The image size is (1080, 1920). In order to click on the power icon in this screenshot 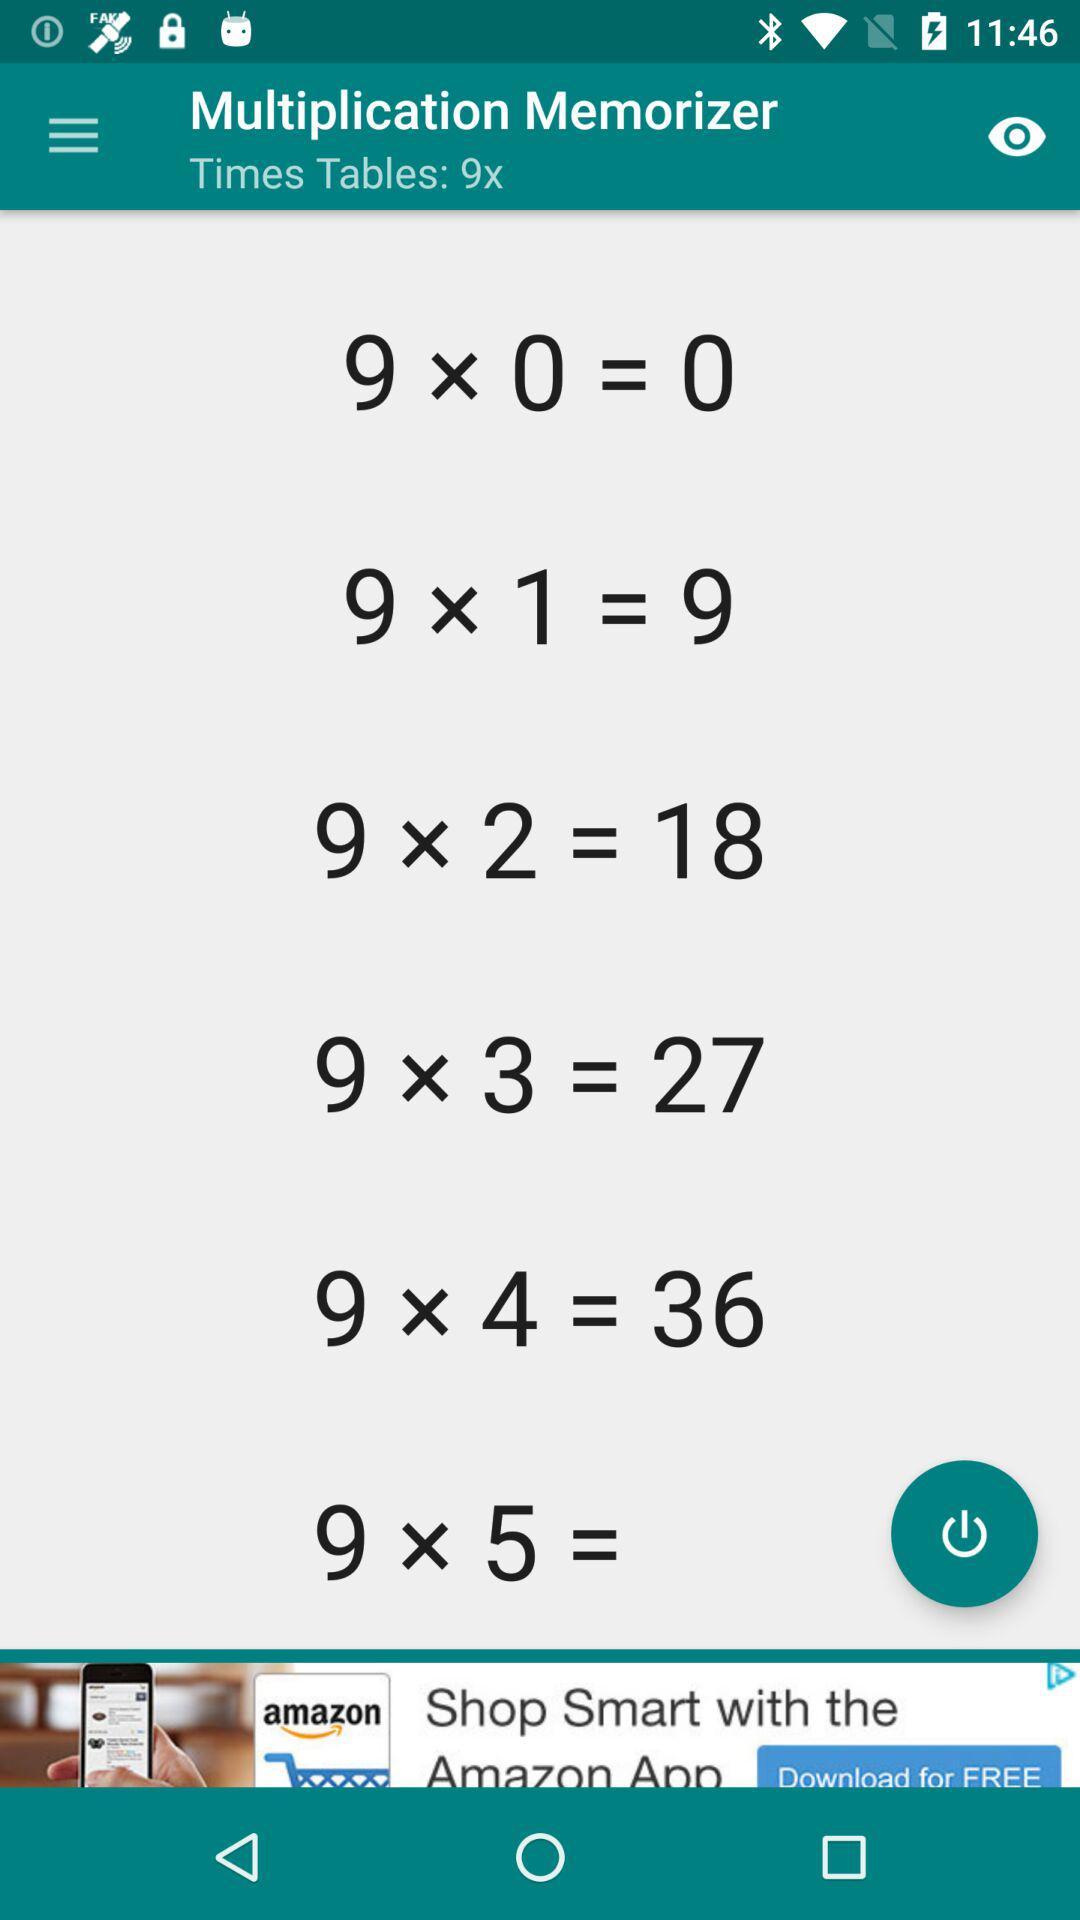, I will do `click(963, 1532)`.